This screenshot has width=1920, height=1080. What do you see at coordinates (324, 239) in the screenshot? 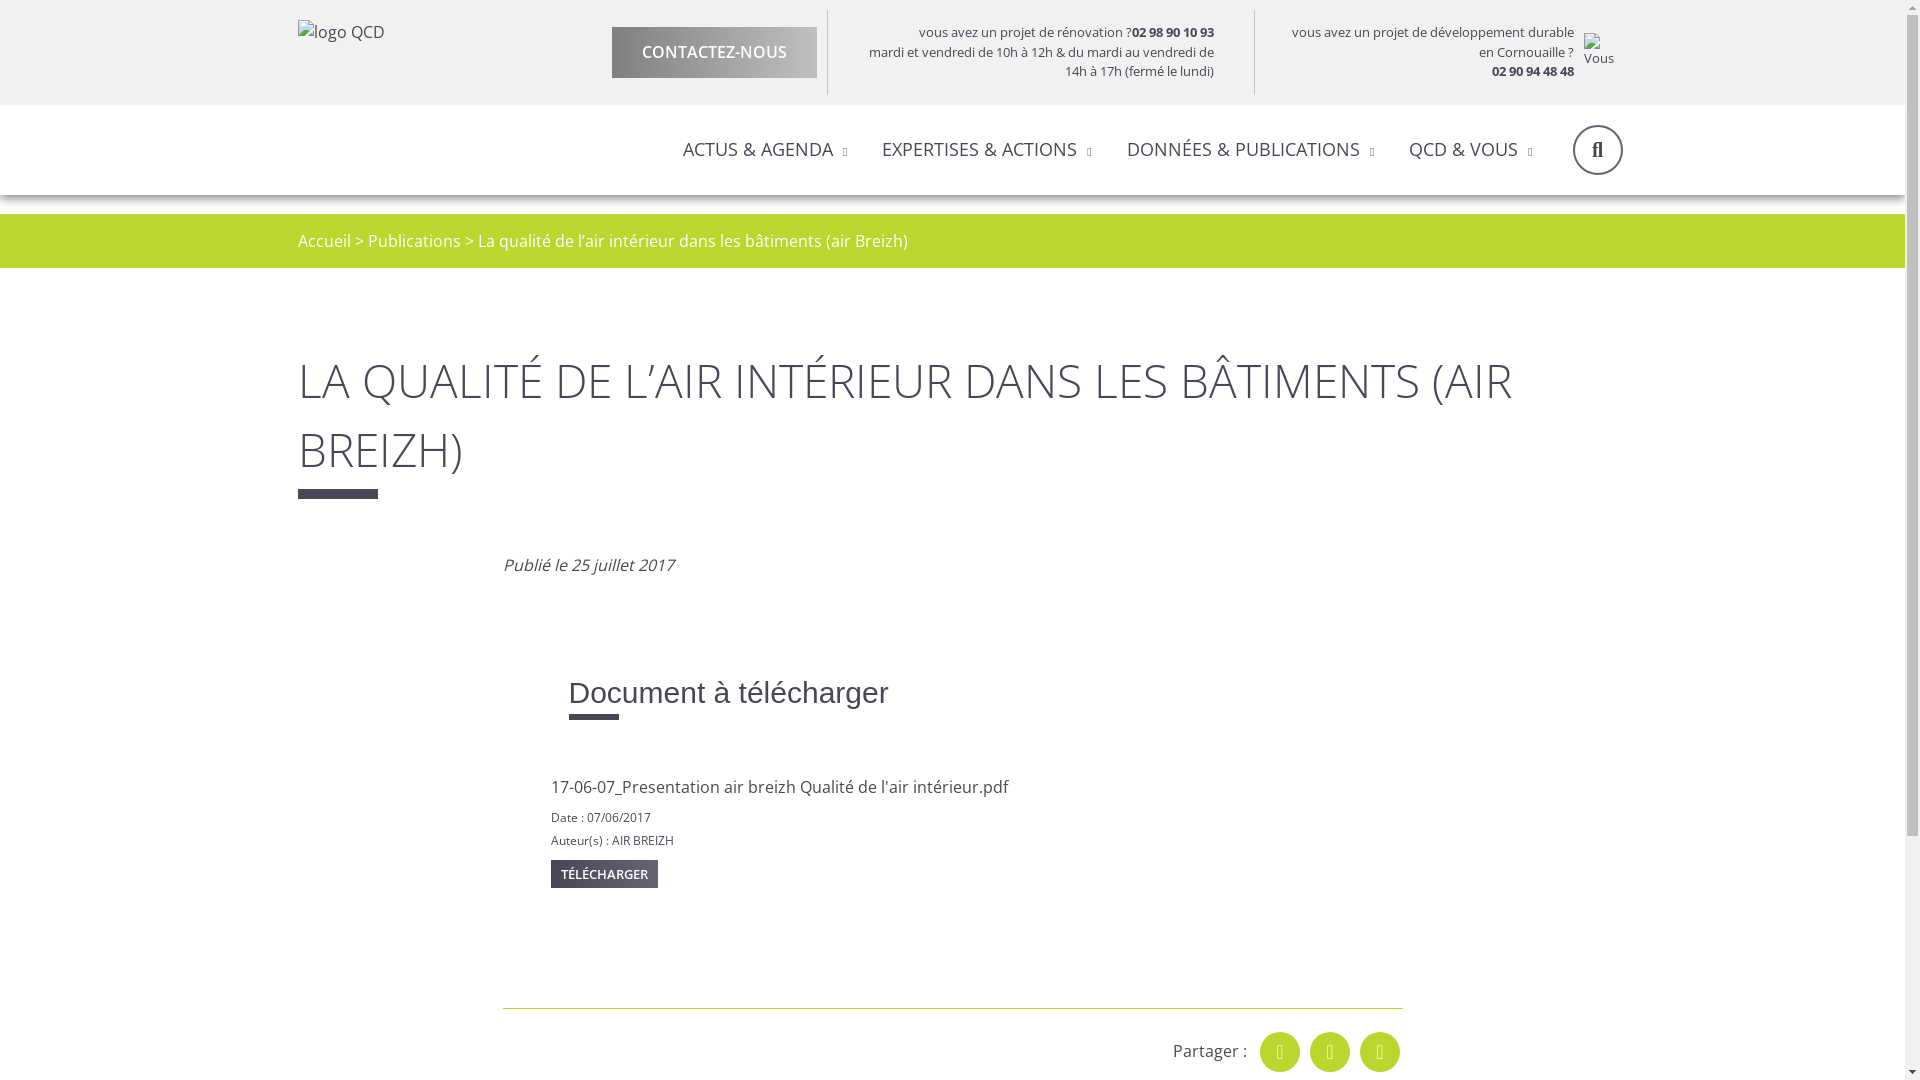
I see `'Accueil'` at bounding box center [324, 239].